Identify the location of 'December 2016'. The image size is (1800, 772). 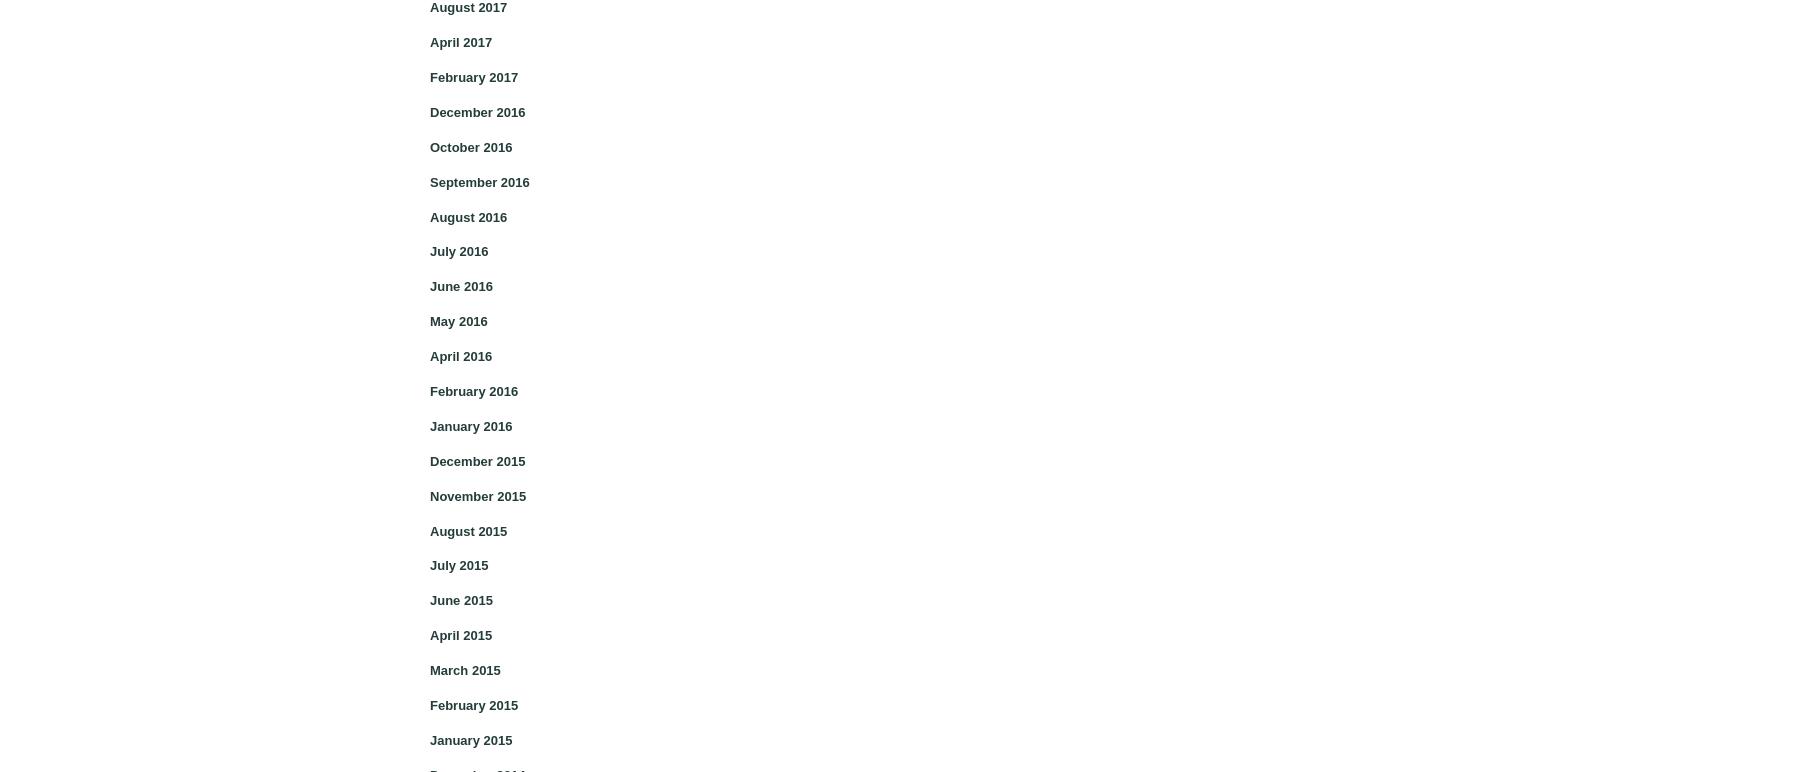
(476, 110).